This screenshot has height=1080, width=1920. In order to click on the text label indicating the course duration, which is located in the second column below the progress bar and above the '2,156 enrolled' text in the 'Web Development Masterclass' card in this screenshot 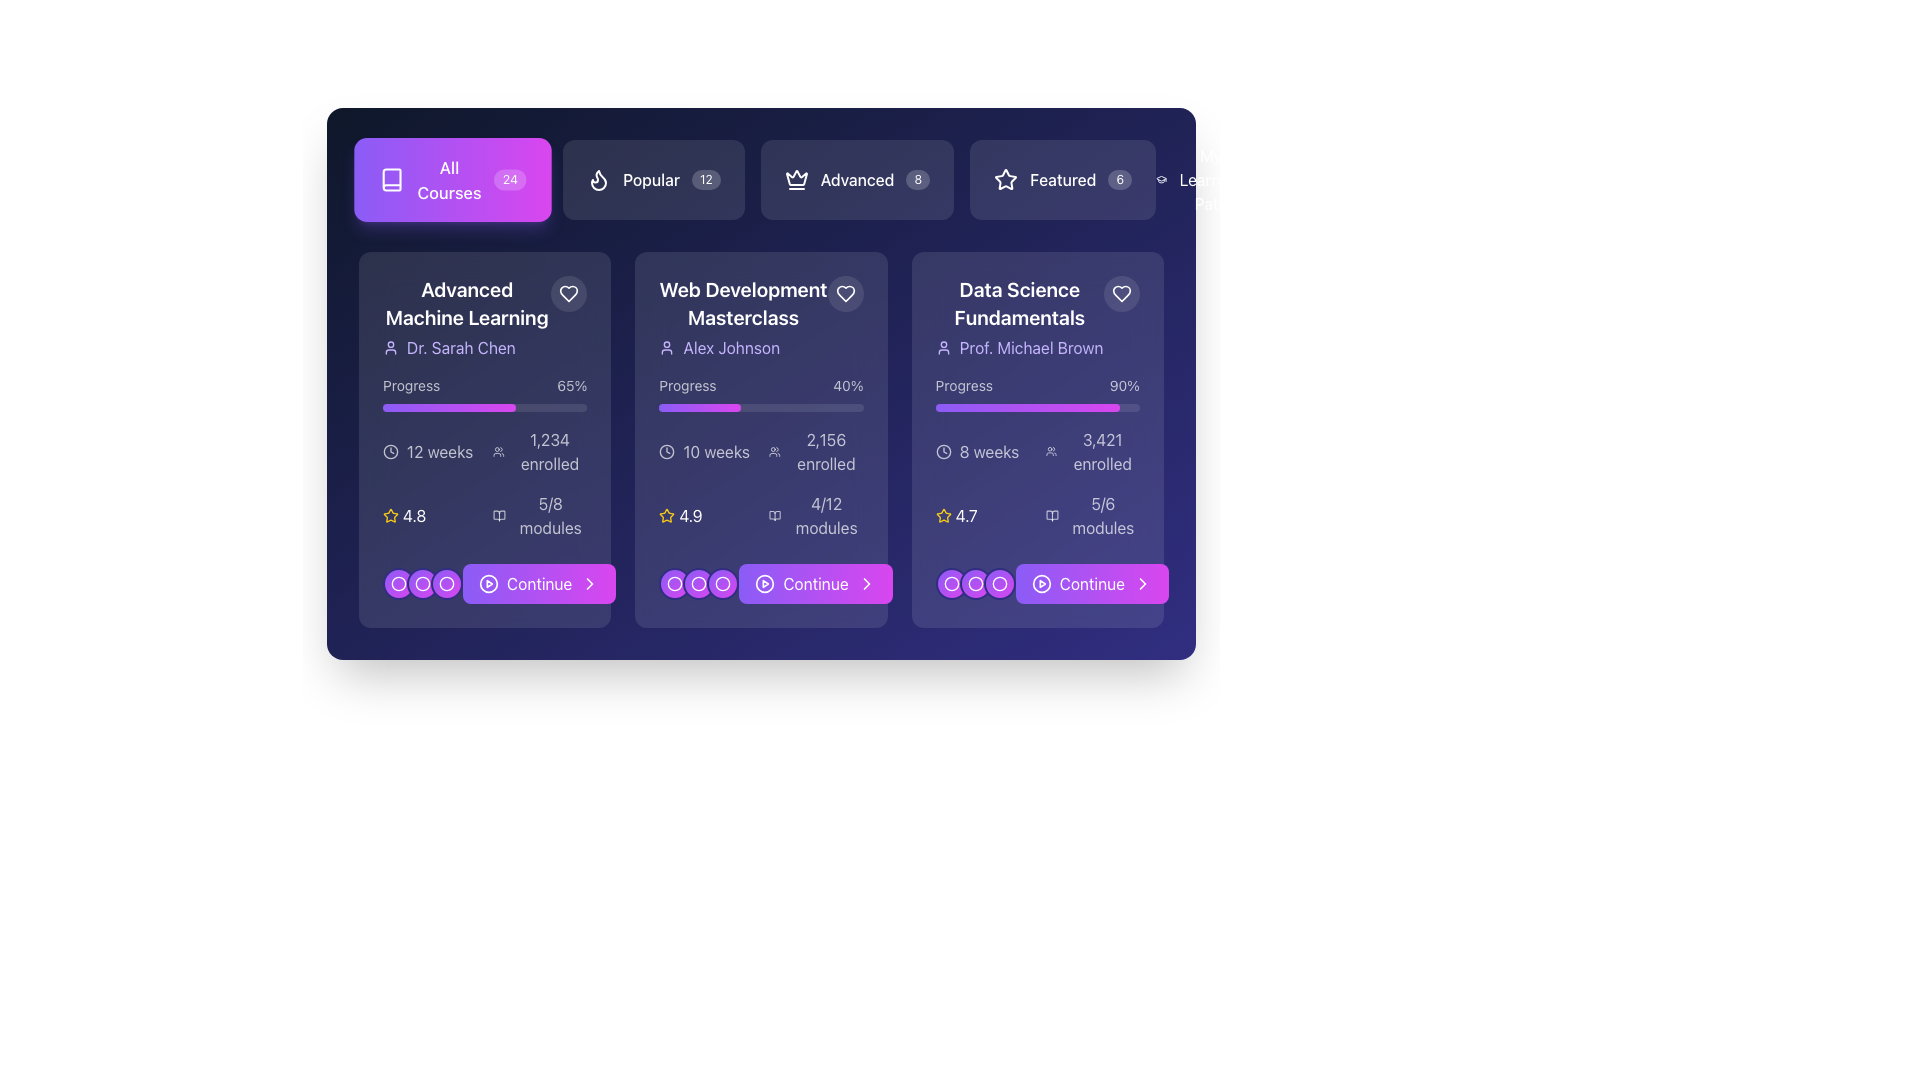, I will do `click(706, 451)`.